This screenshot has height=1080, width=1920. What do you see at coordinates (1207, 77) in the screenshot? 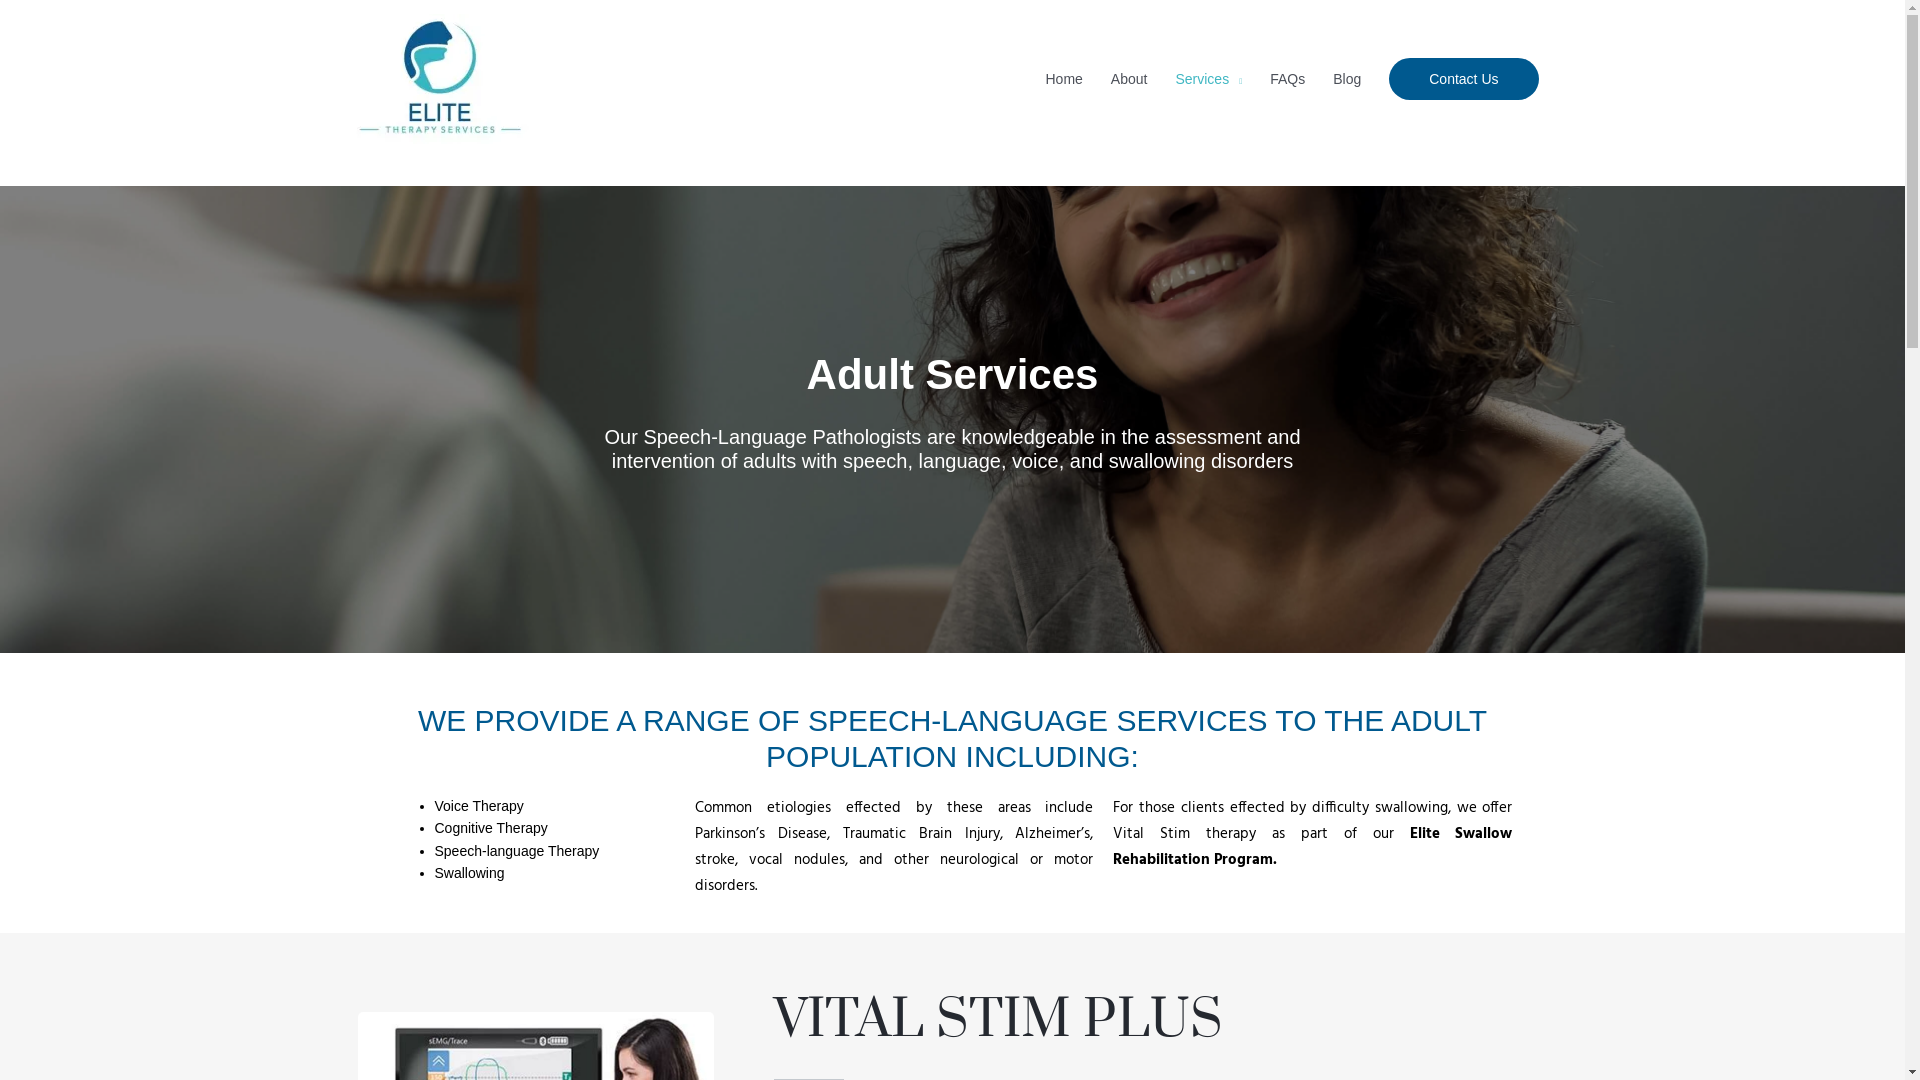
I see `'Services'` at bounding box center [1207, 77].